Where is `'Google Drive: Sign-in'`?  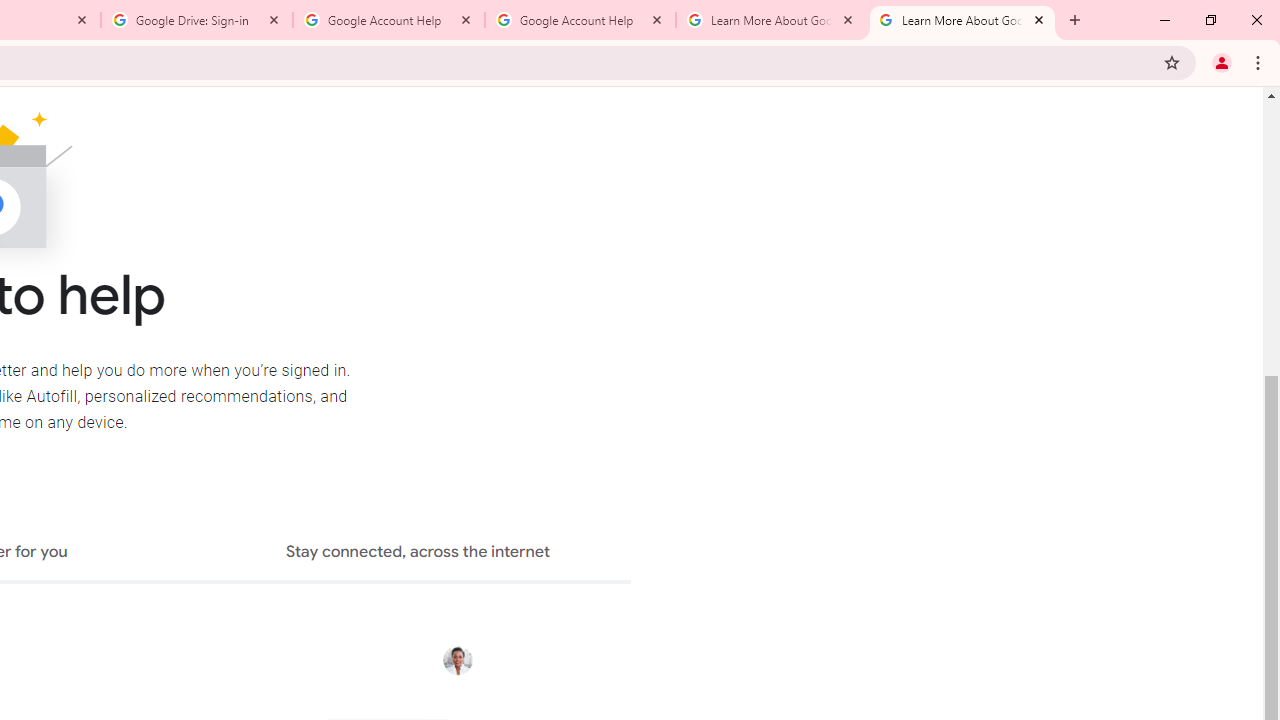 'Google Drive: Sign-in' is located at coordinates (197, 20).